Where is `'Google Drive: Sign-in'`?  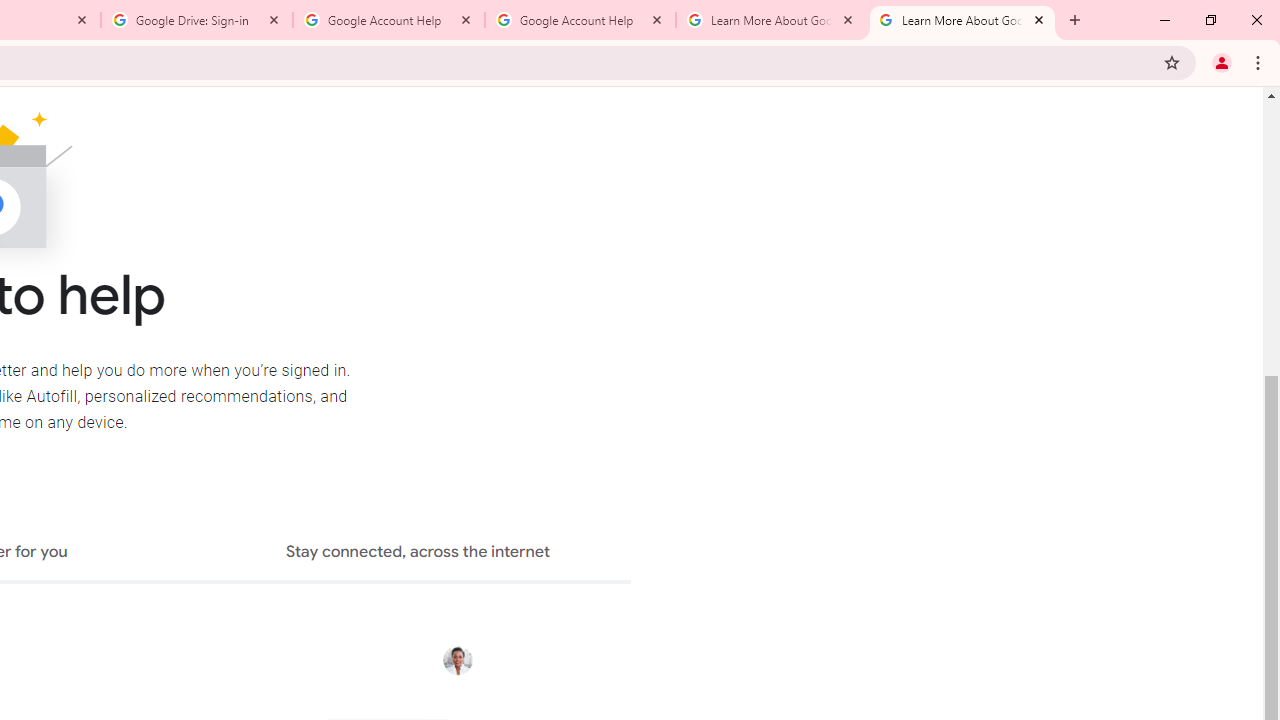 'Google Drive: Sign-in' is located at coordinates (197, 20).